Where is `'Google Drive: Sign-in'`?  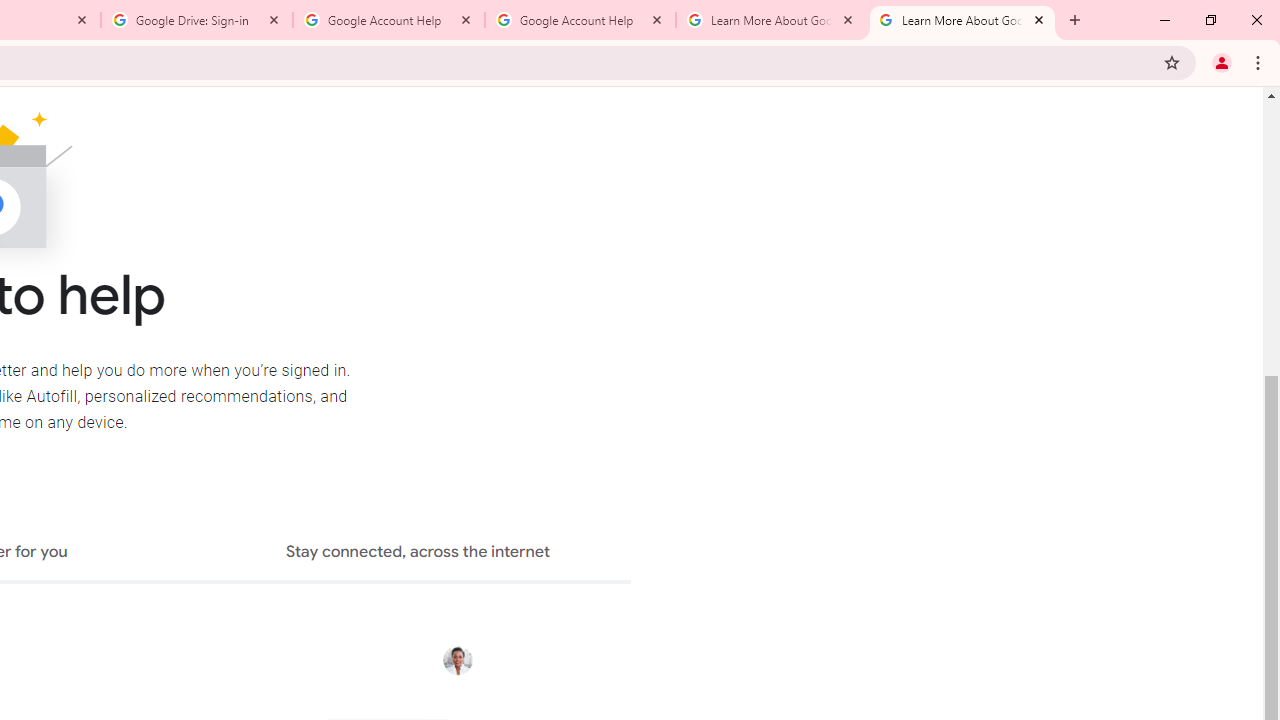 'Google Drive: Sign-in' is located at coordinates (197, 20).